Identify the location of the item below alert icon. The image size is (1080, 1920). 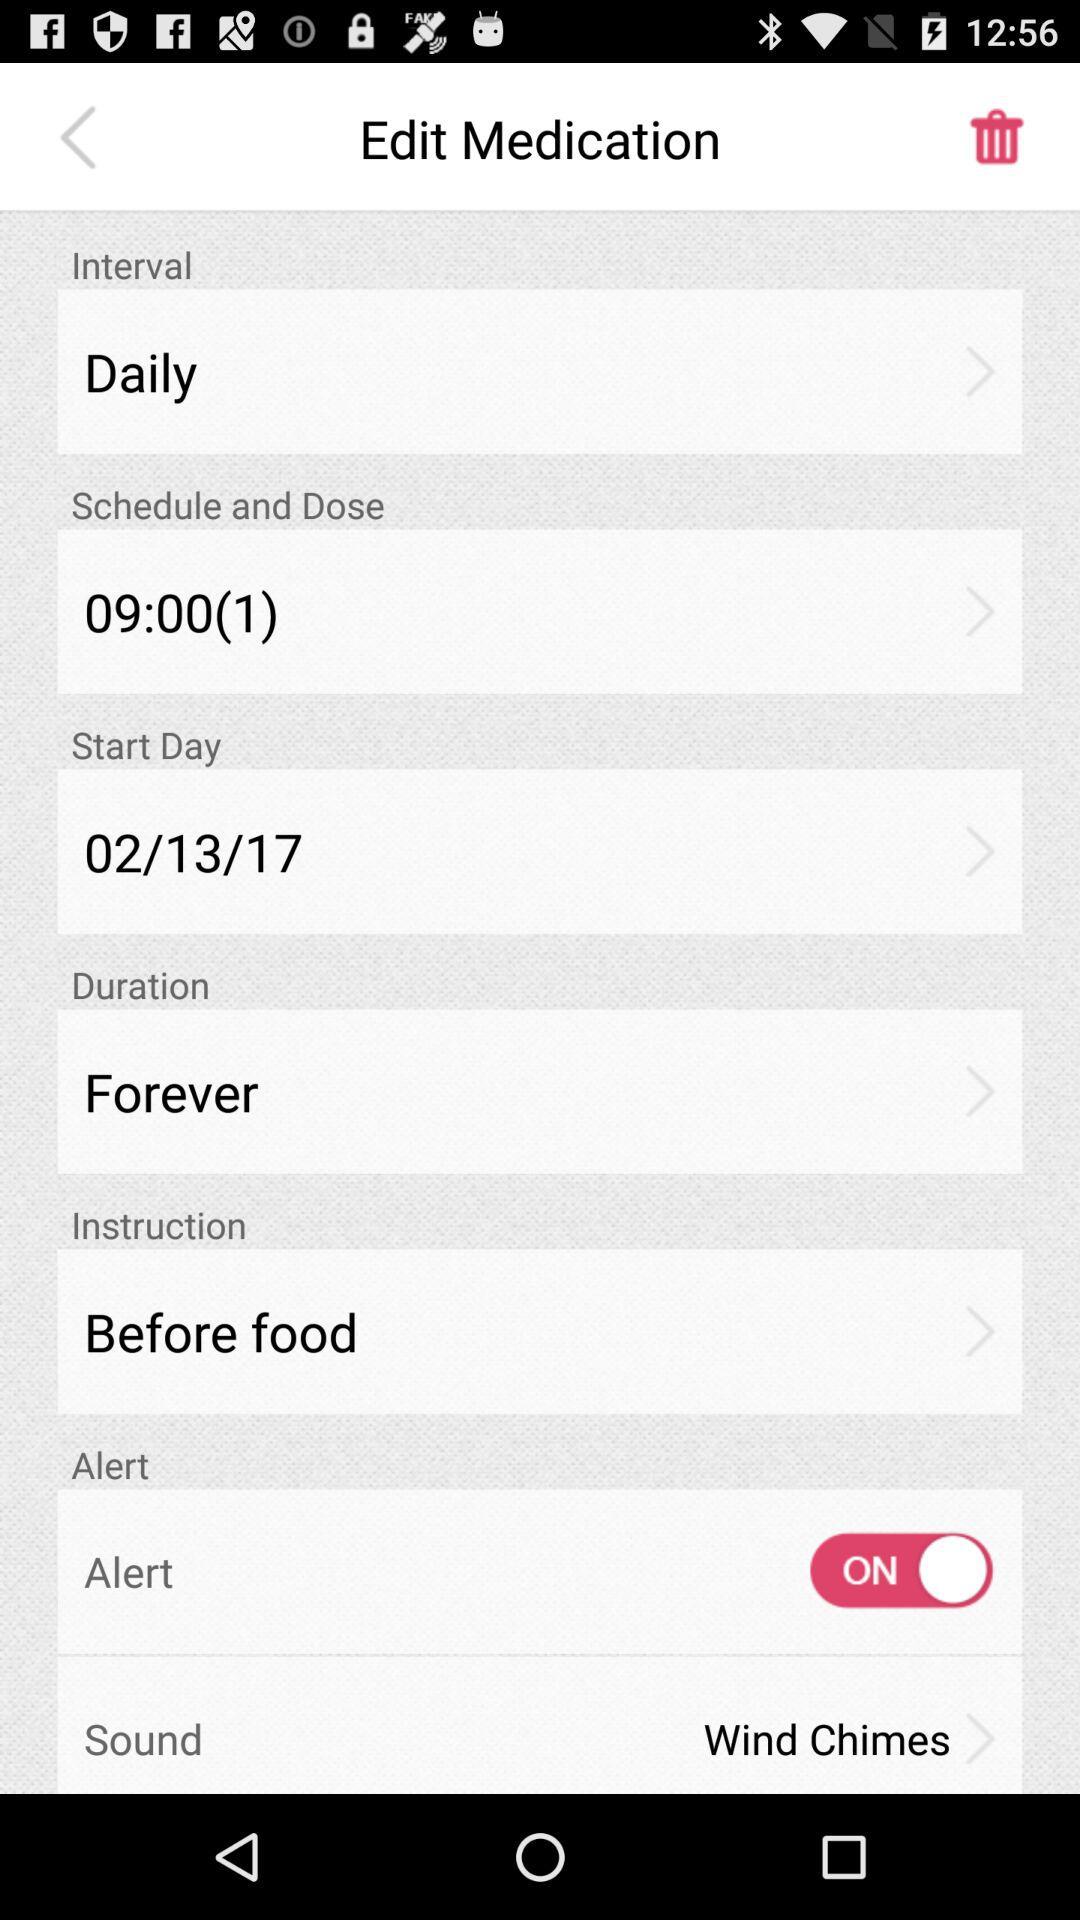
(882, 1570).